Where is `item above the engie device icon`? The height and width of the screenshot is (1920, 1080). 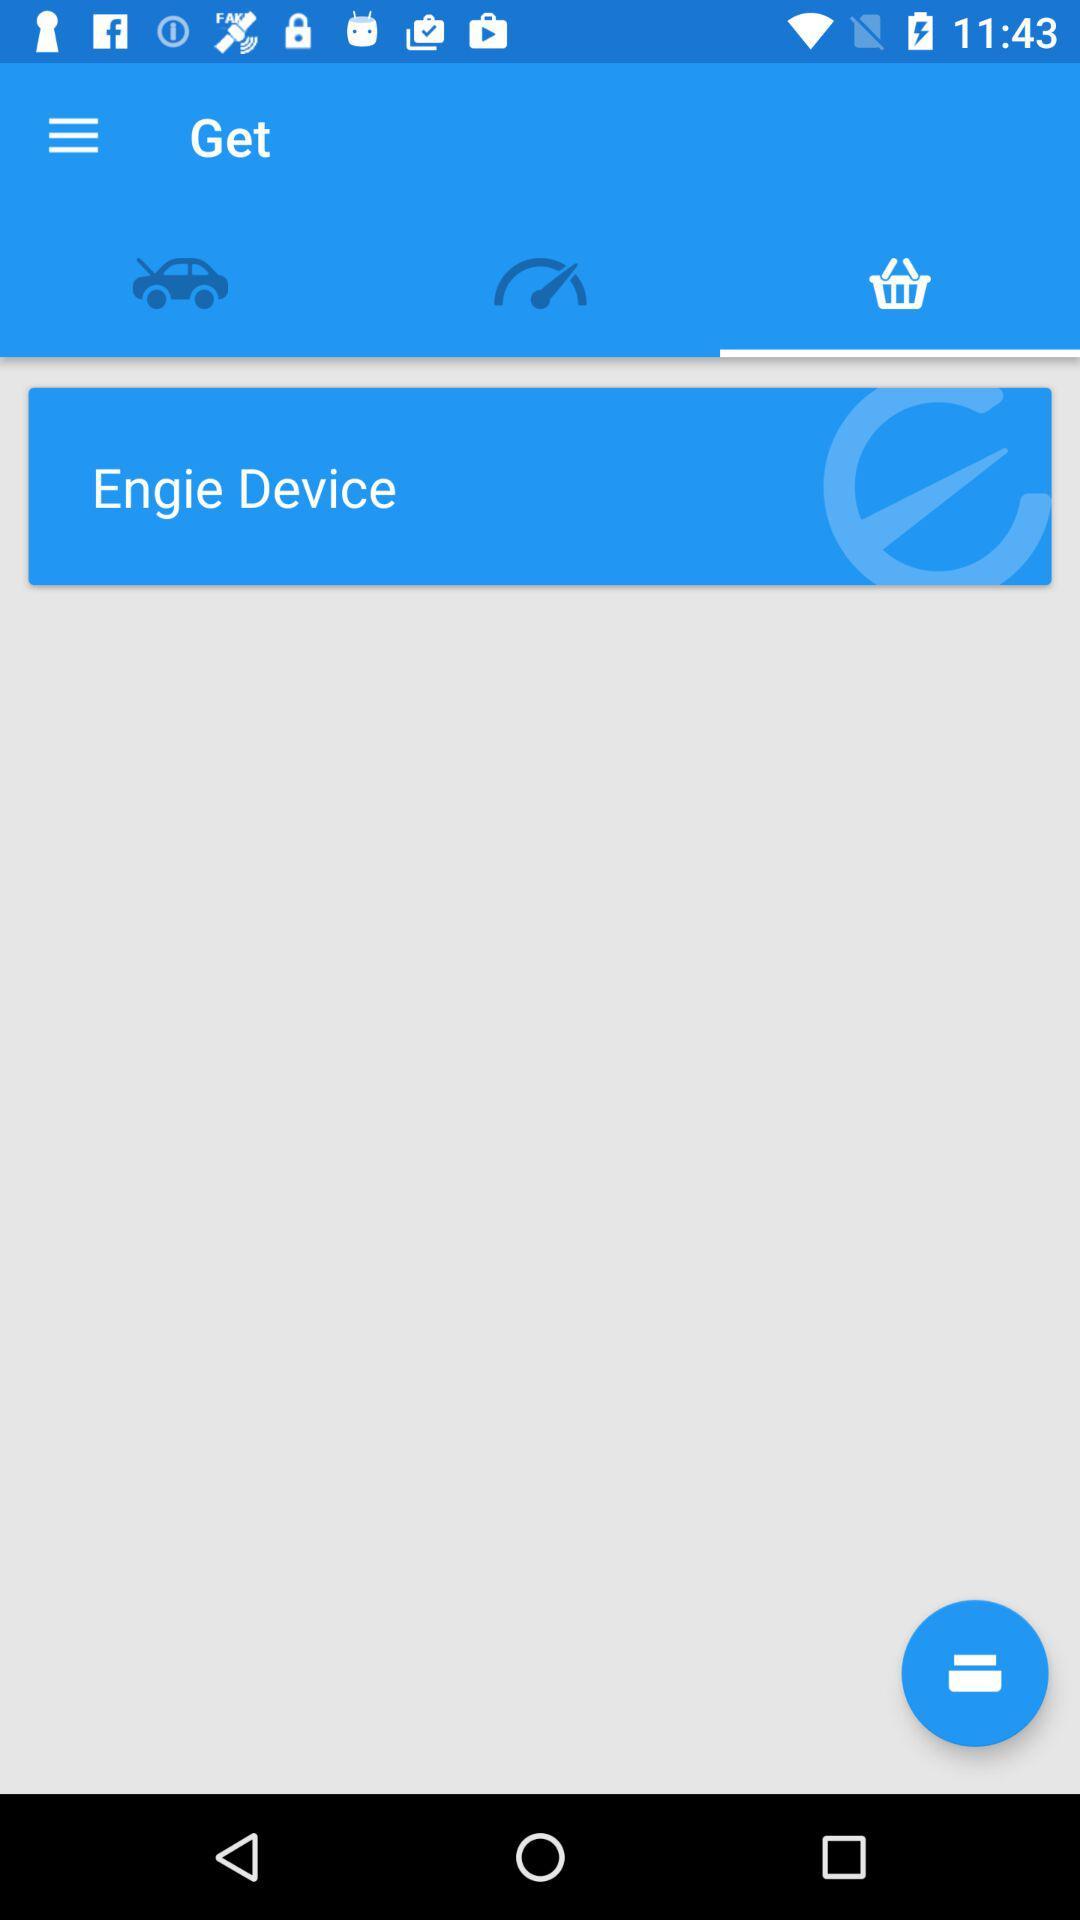
item above the engie device icon is located at coordinates (180, 282).